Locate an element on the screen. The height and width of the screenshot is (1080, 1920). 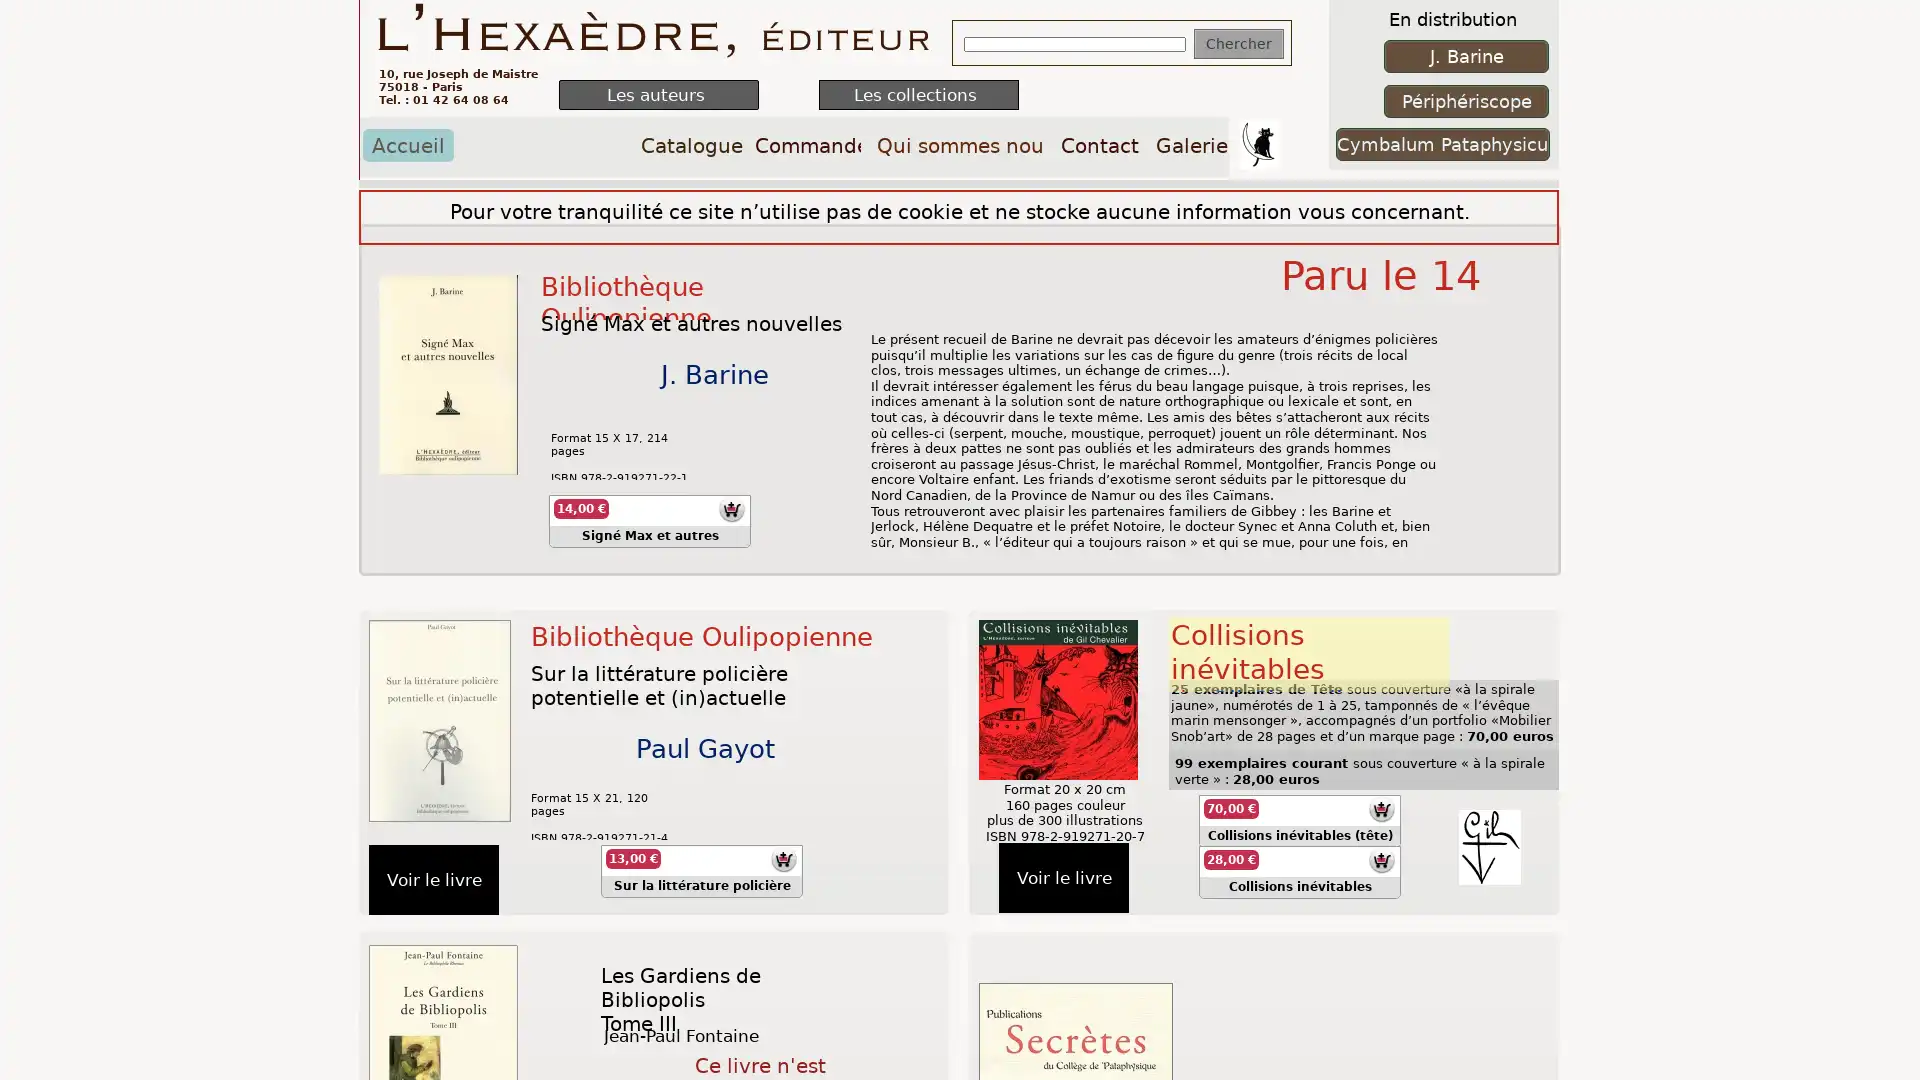
Cymbalum Pataphysicum is located at coordinates (1443, 143).